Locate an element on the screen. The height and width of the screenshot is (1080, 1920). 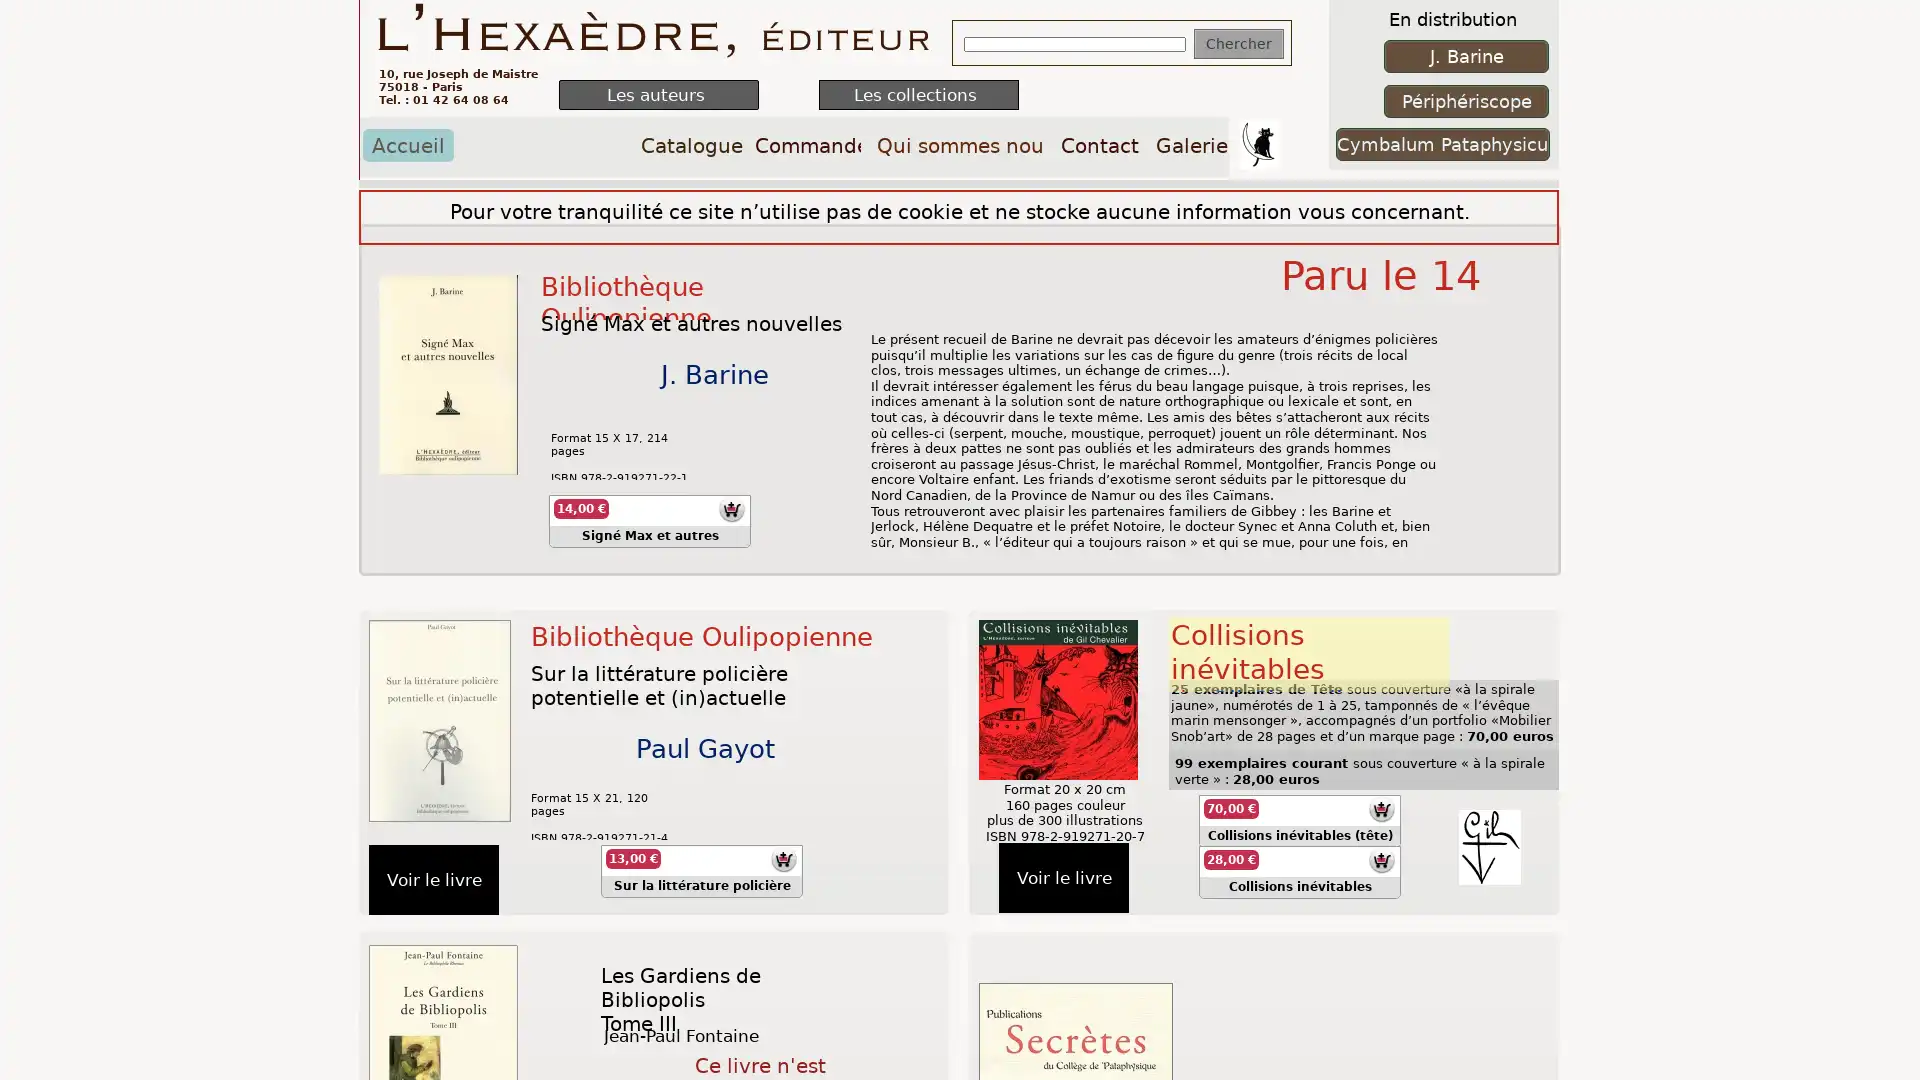
Cymbalum Pataphysicum is located at coordinates (1443, 143).